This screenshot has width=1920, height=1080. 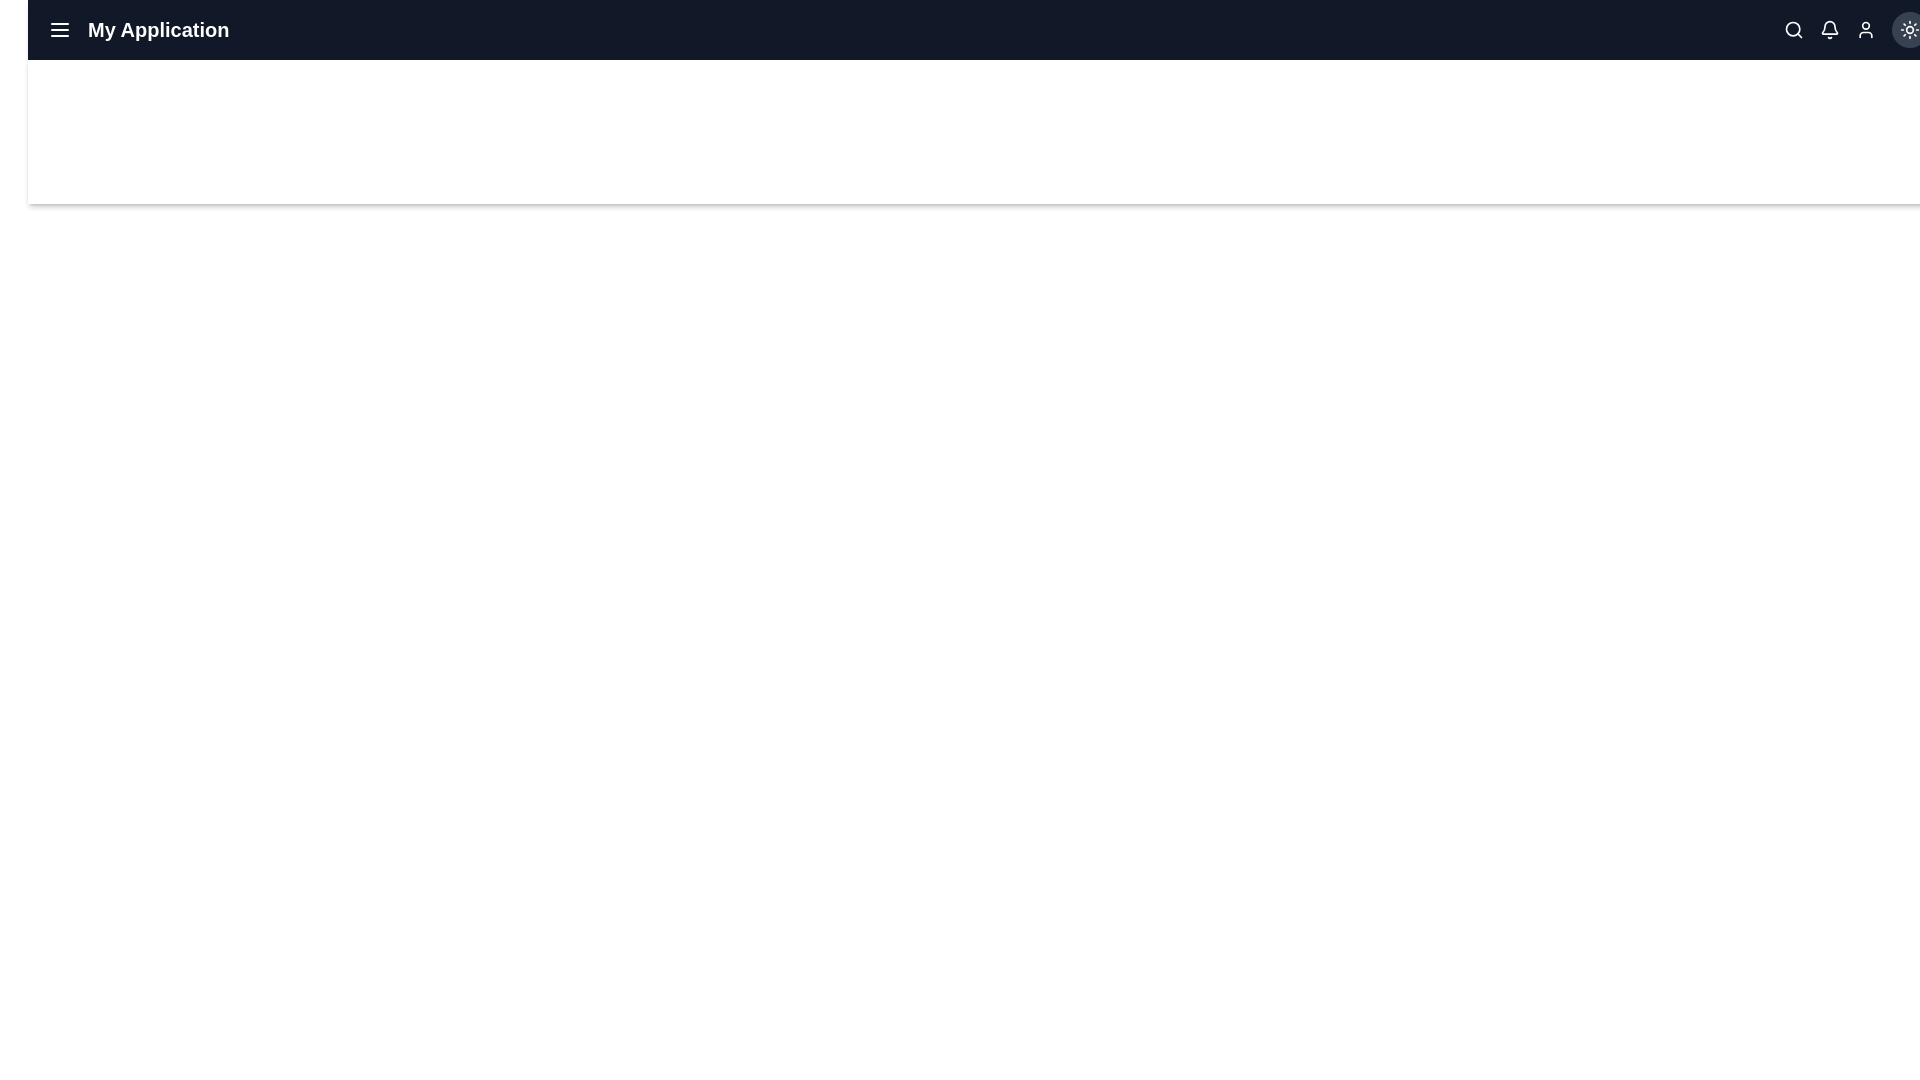 I want to click on the Notification bell icon located at the top-right corner of the interface, so click(x=1829, y=27).